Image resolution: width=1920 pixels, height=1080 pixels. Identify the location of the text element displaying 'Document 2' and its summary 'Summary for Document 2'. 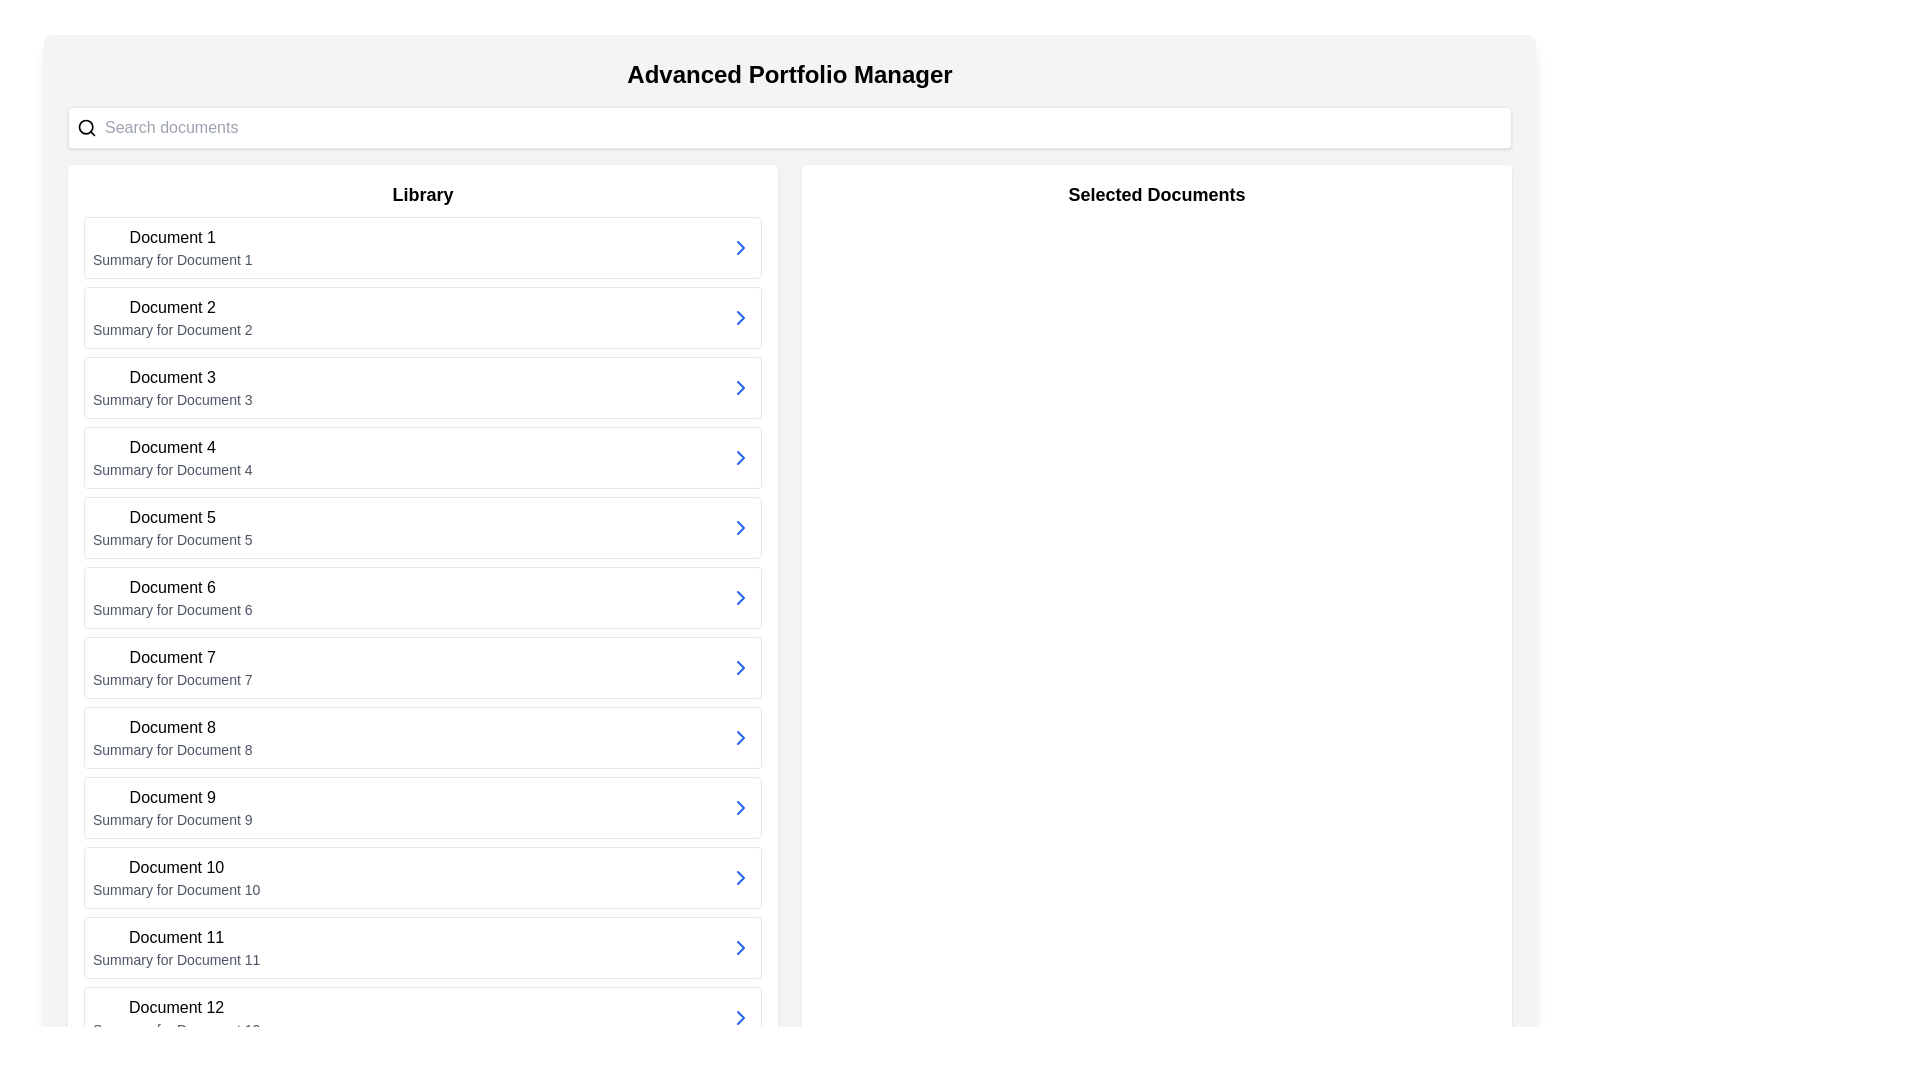
(172, 316).